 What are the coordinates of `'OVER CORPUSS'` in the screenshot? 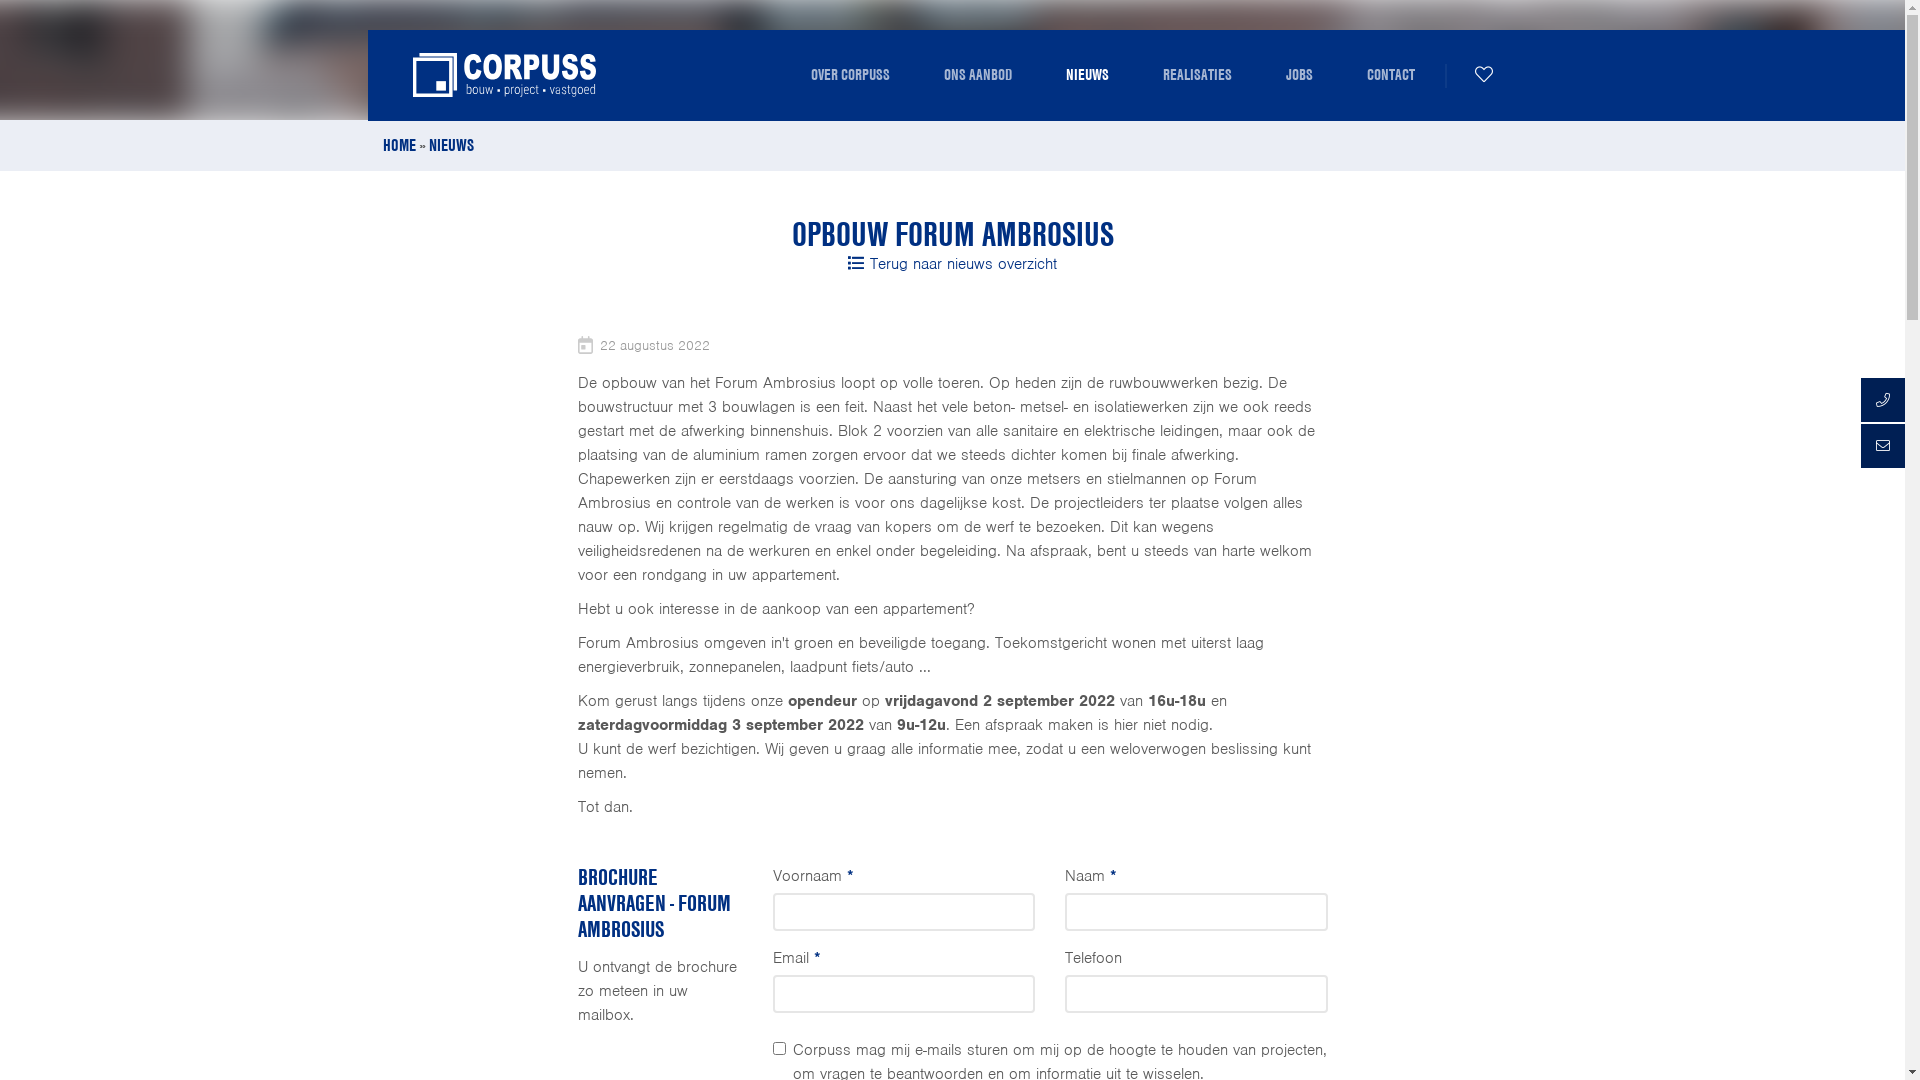 It's located at (795, 73).